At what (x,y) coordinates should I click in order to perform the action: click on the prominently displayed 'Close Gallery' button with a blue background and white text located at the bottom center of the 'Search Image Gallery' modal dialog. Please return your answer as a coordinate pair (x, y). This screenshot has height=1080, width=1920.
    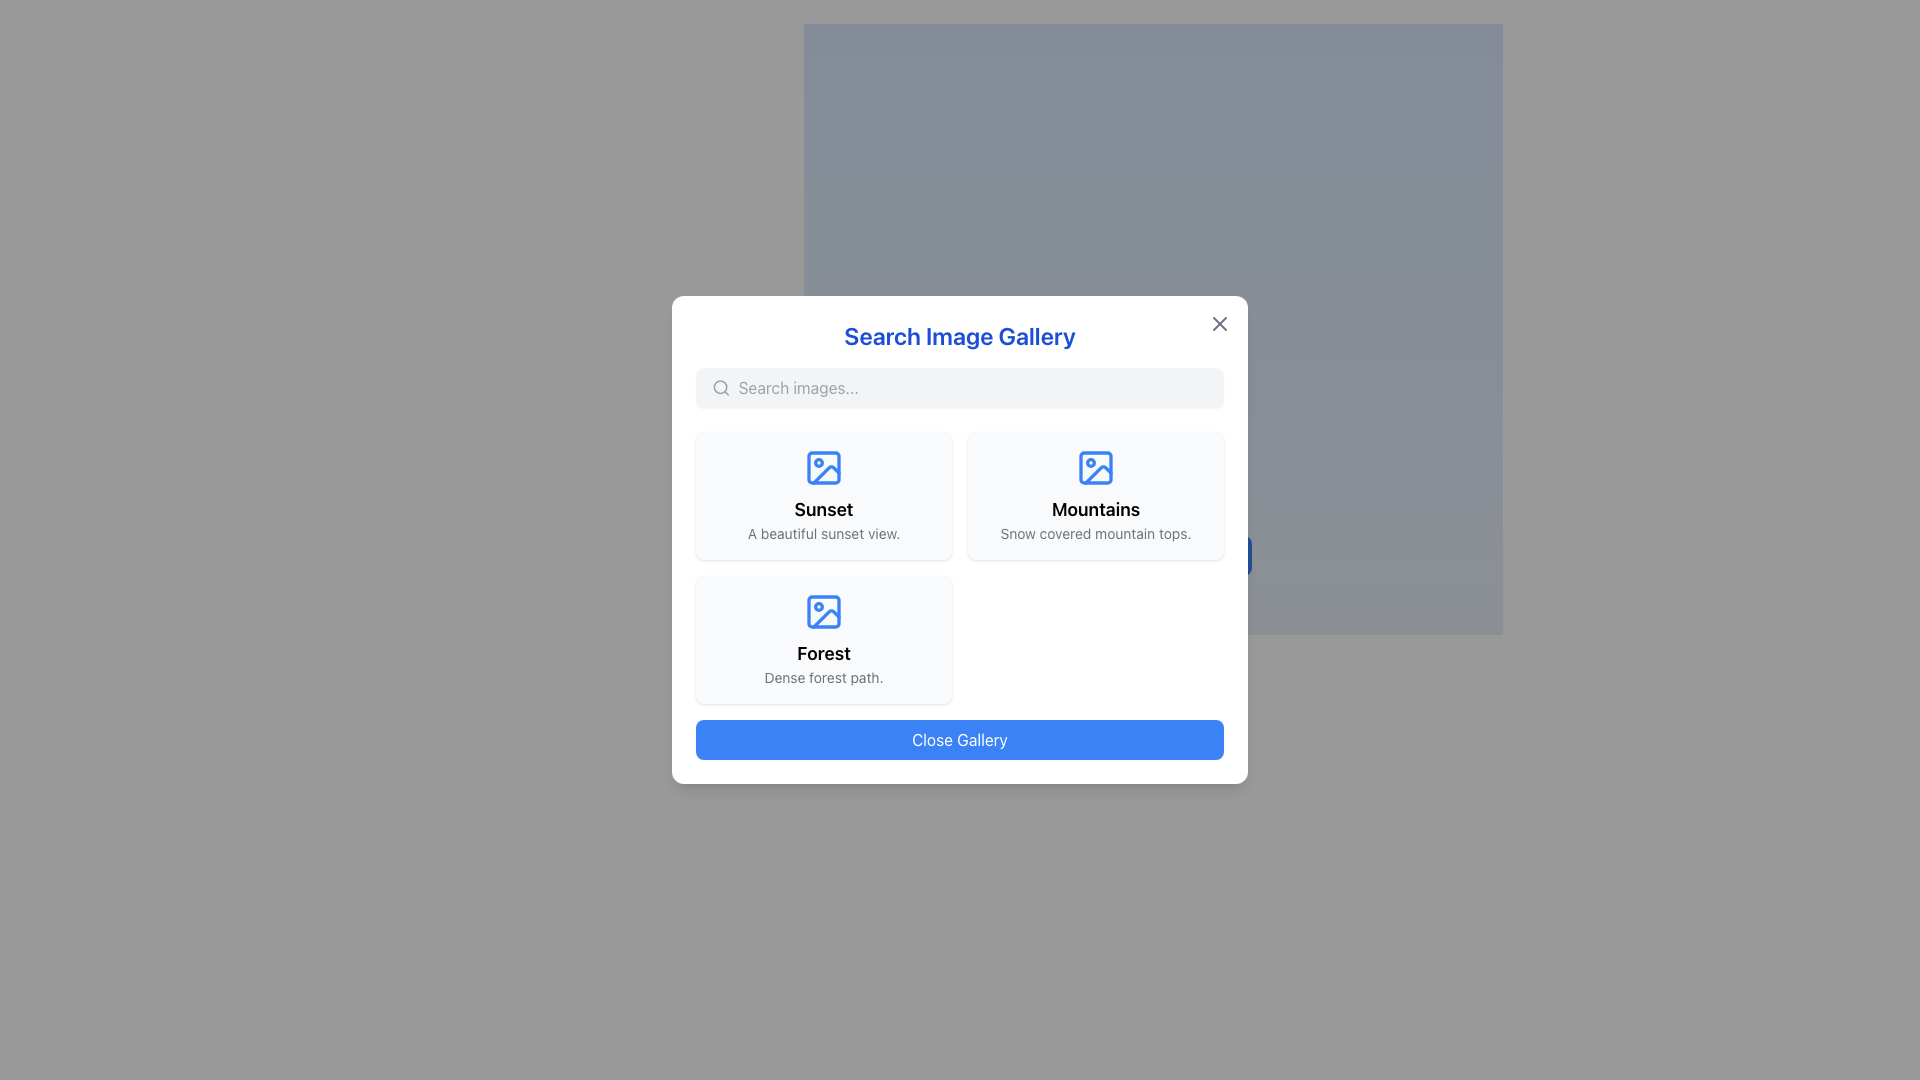
    Looking at the image, I should click on (960, 740).